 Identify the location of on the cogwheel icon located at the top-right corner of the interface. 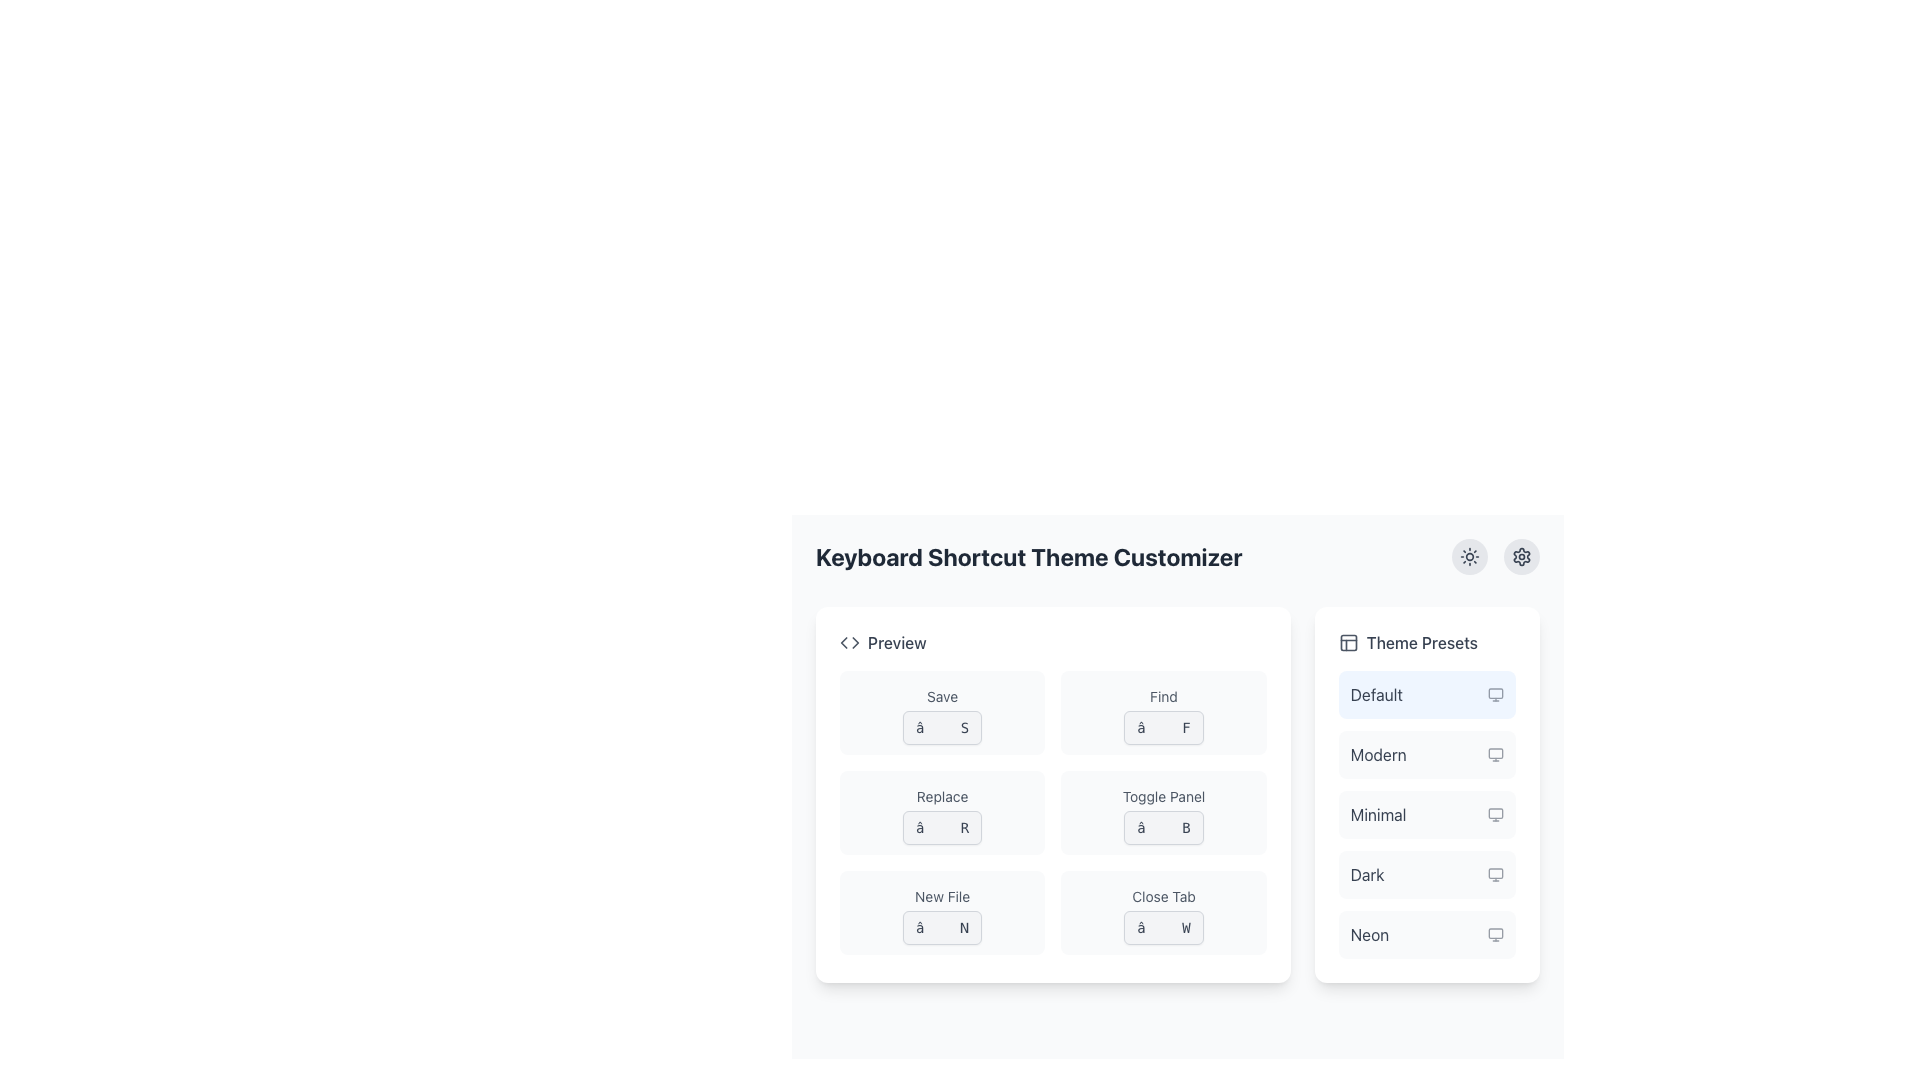
(1520, 556).